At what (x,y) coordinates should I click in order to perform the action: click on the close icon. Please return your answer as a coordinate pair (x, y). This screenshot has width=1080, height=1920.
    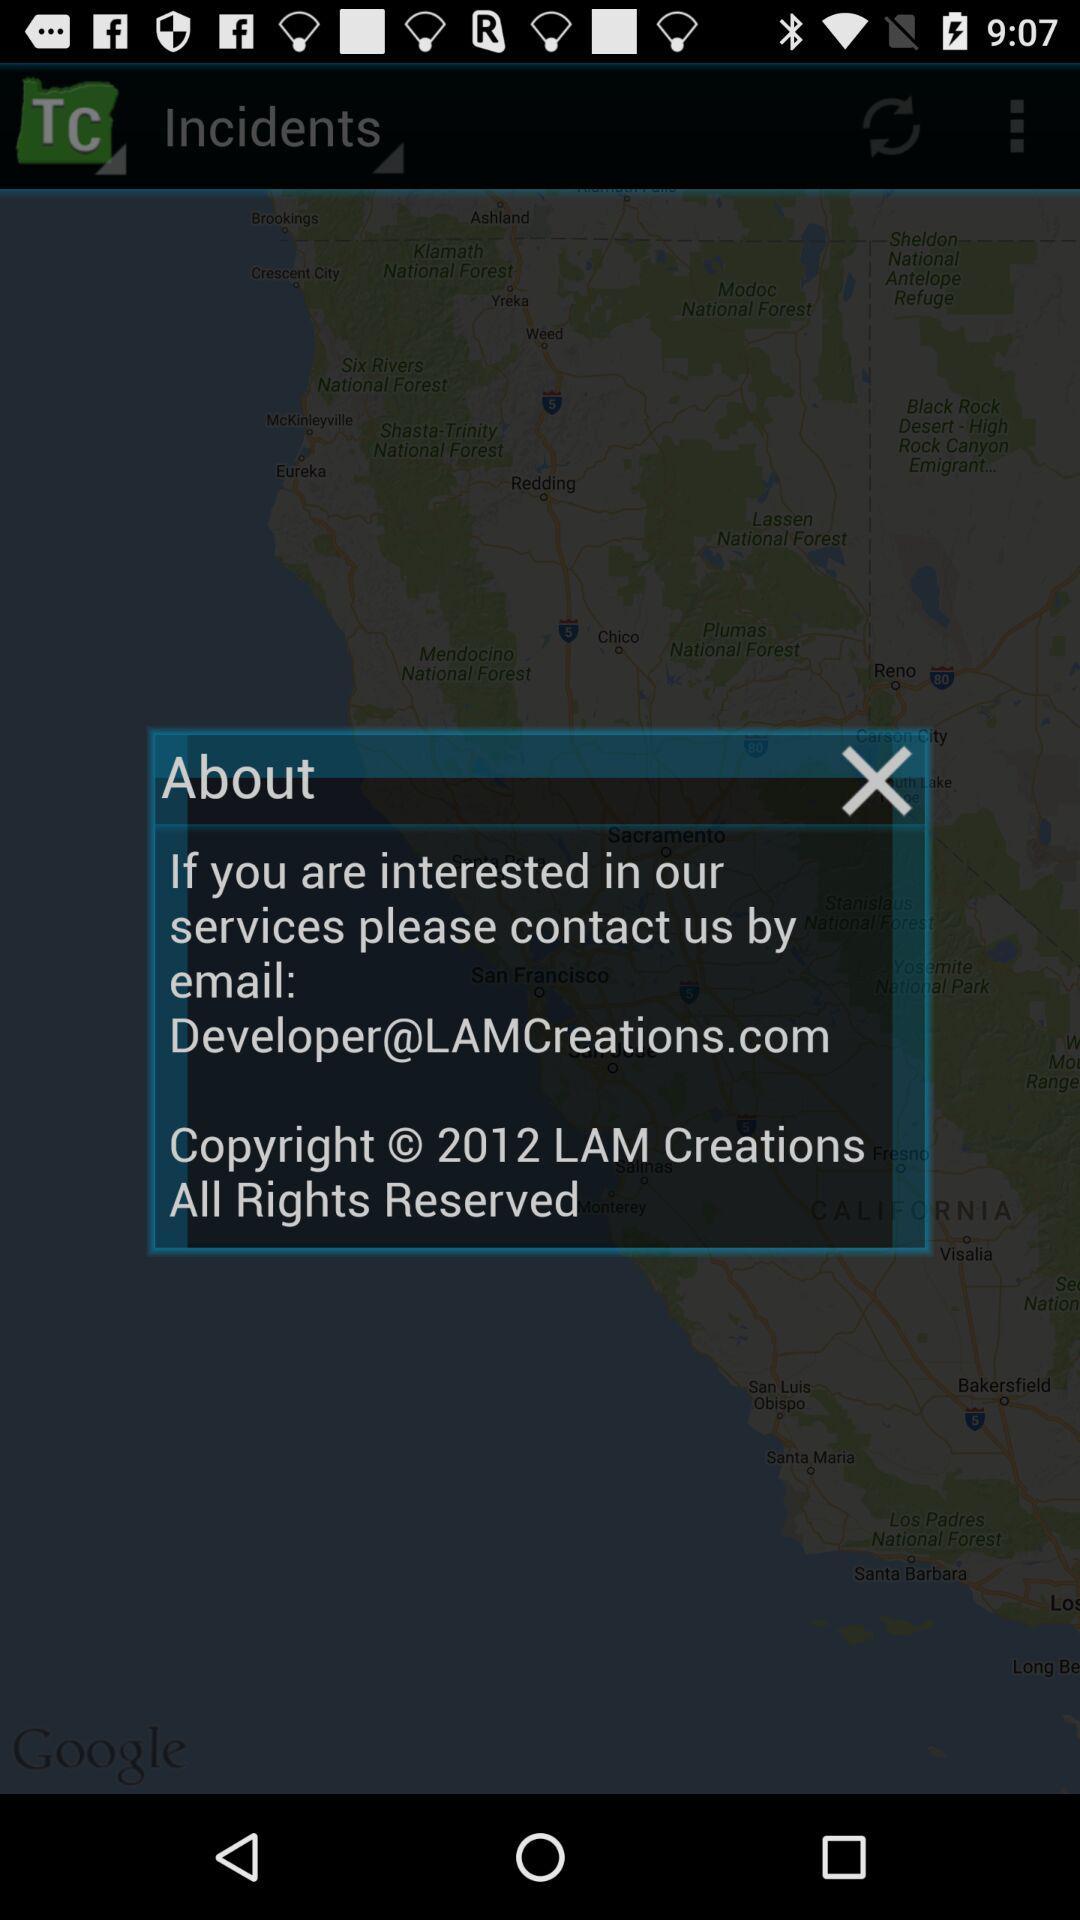
    Looking at the image, I should click on (876, 835).